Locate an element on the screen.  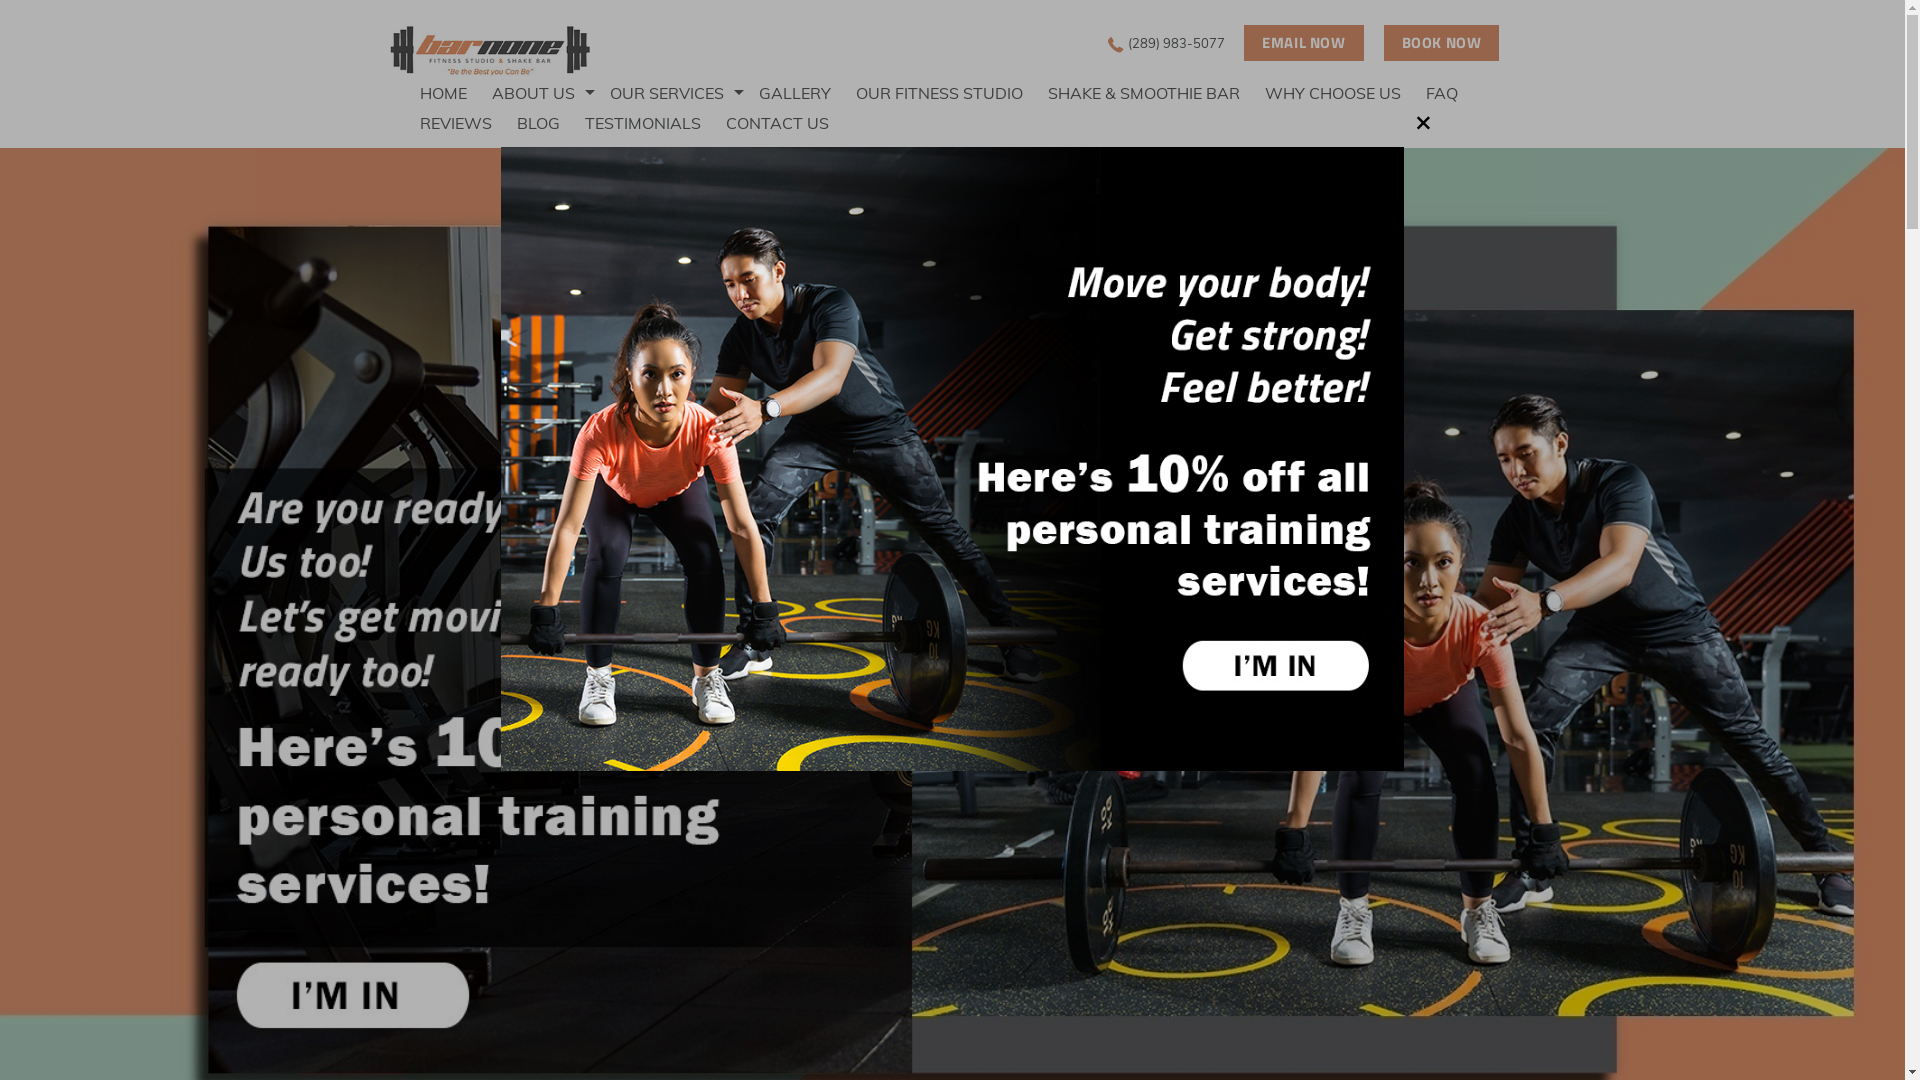
'GALLERY' is located at coordinates (807, 92).